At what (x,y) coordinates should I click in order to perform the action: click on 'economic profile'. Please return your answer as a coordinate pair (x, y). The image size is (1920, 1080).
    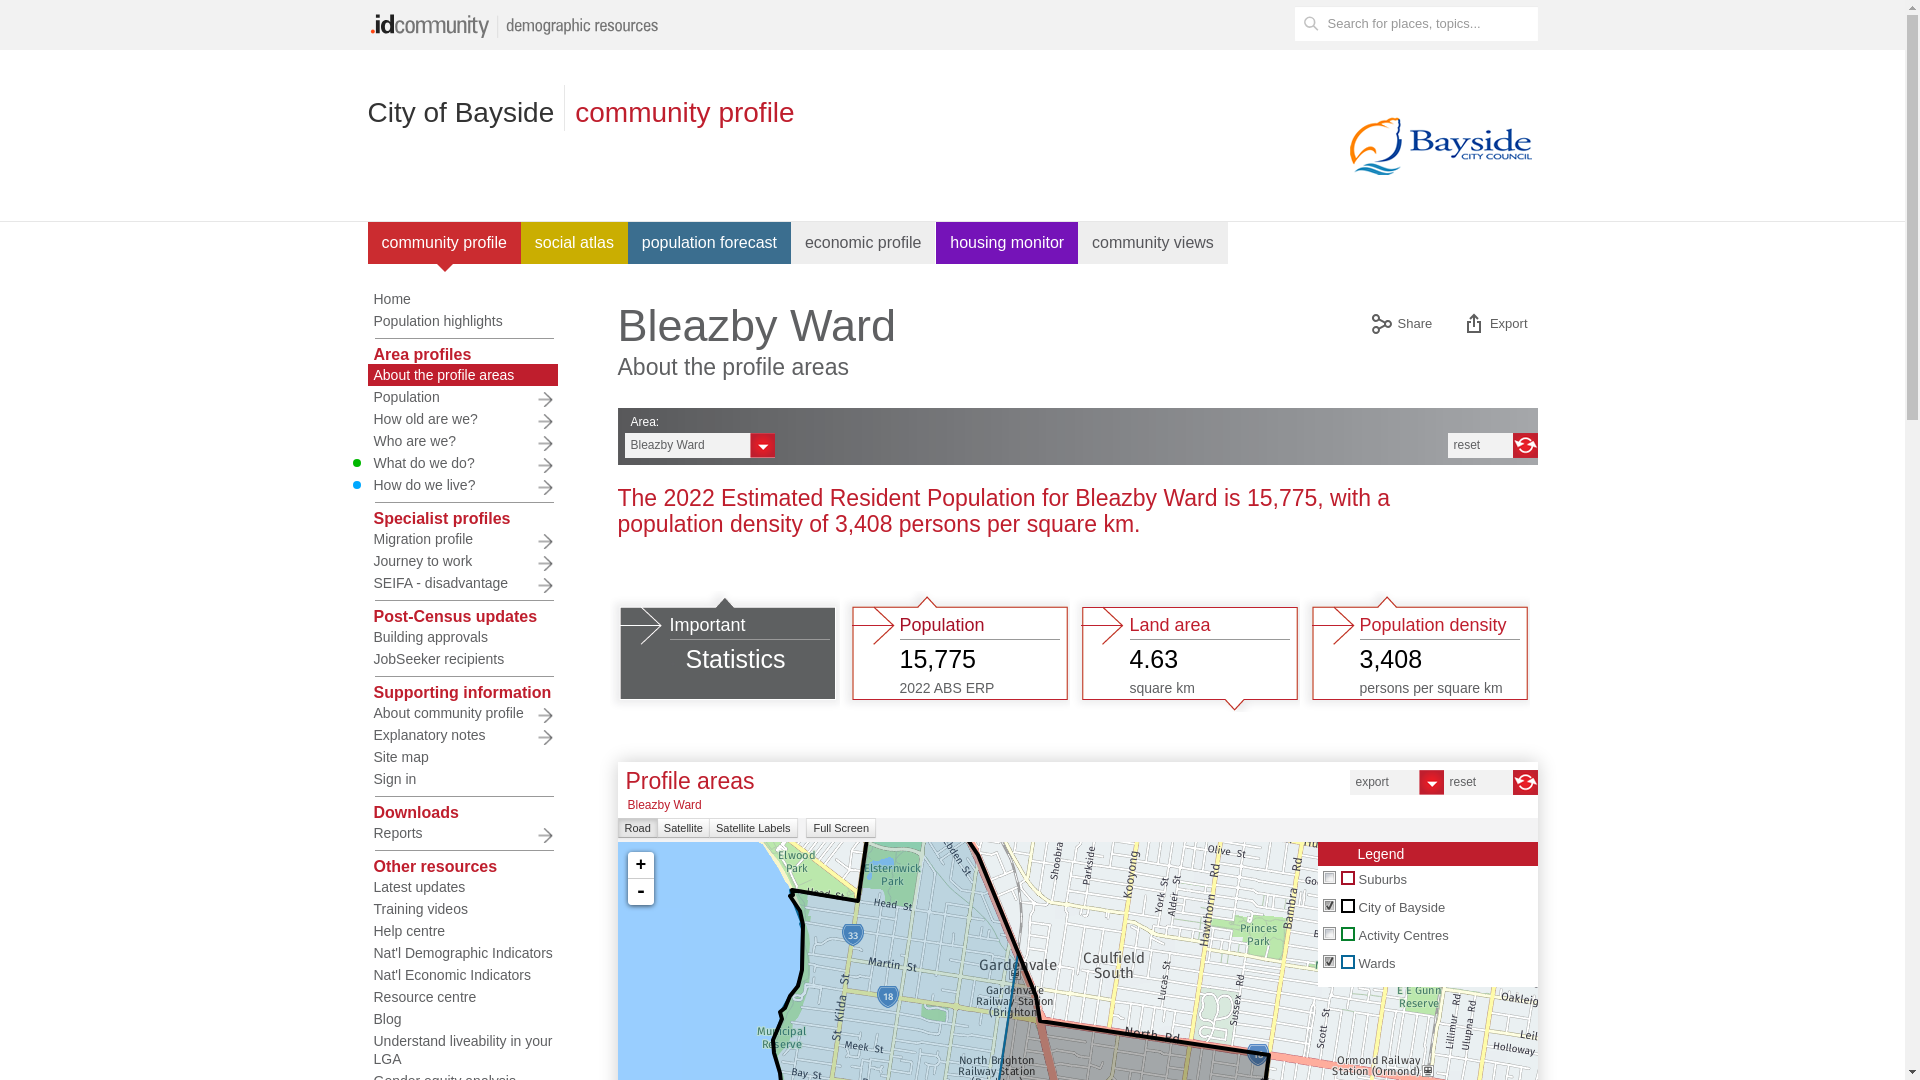
    Looking at the image, I should click on (864, 242).